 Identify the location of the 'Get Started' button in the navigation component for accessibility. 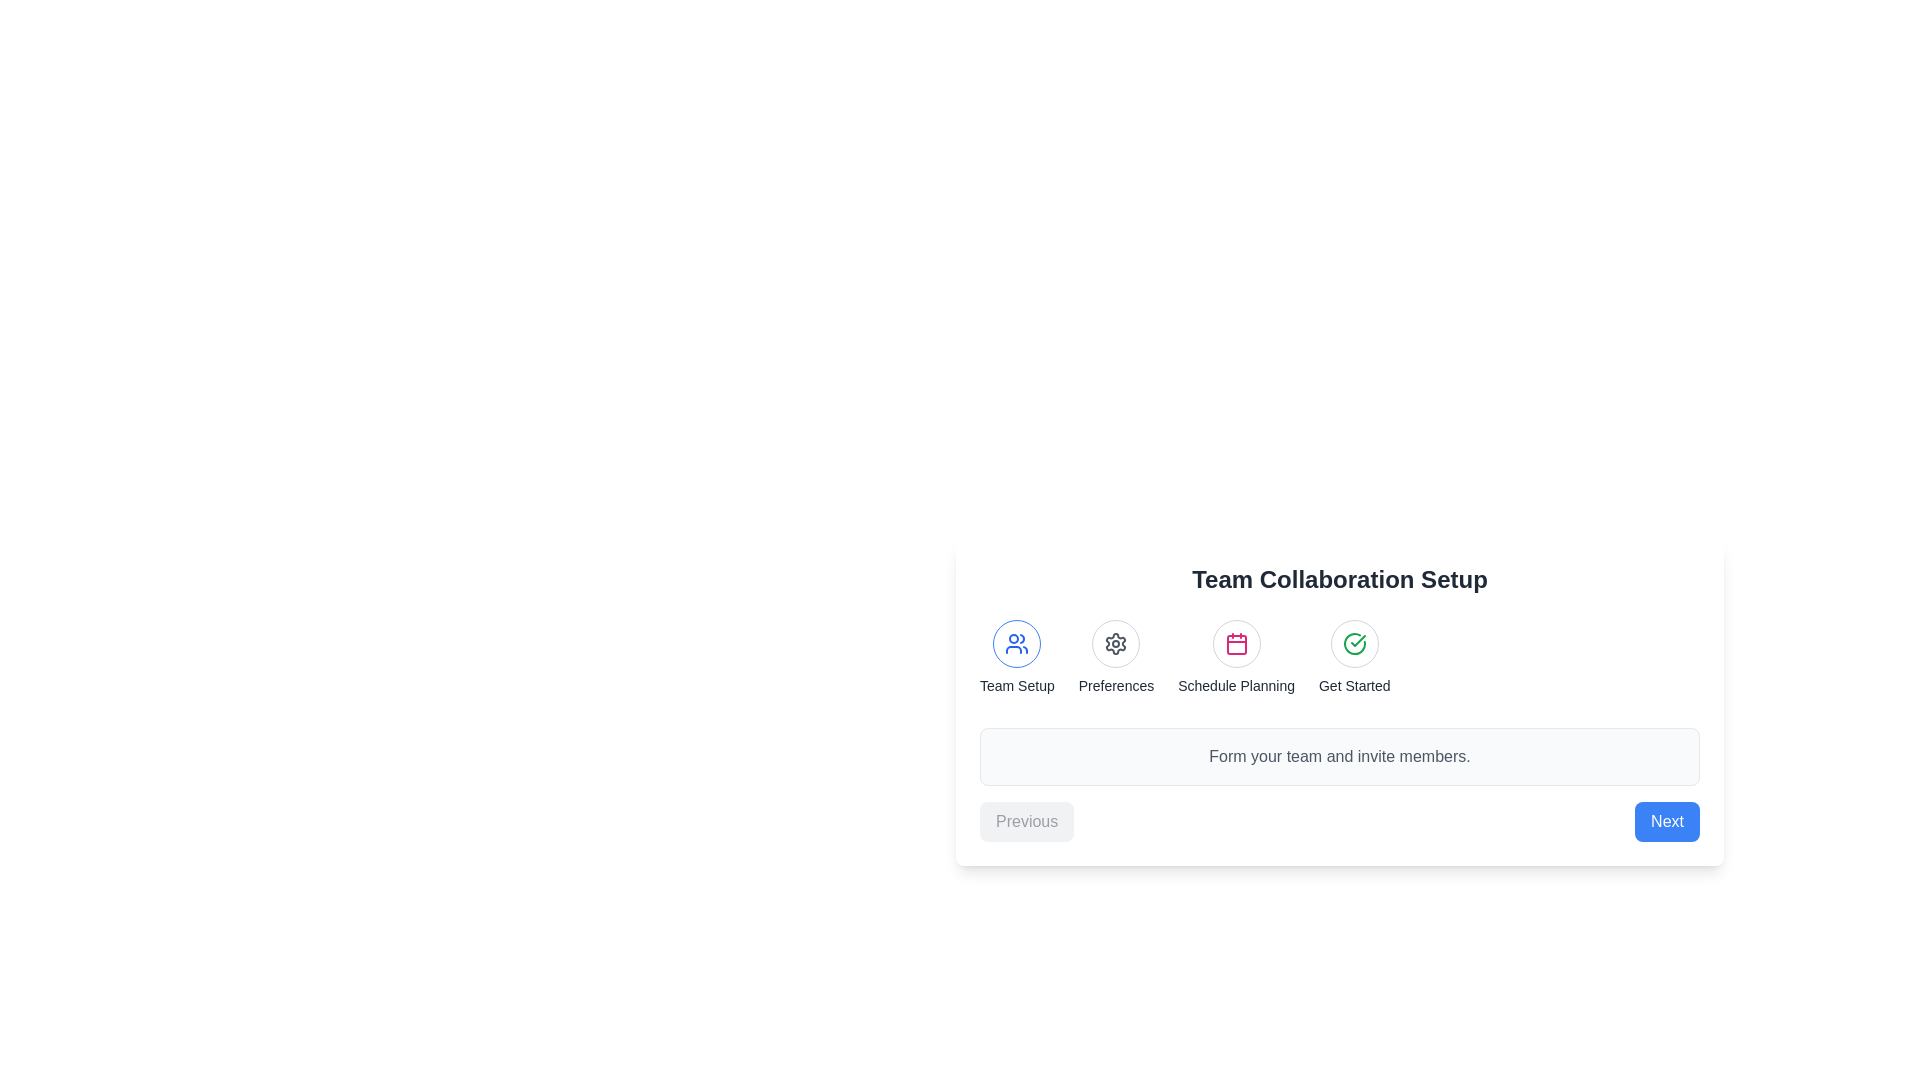
(1339, 701).